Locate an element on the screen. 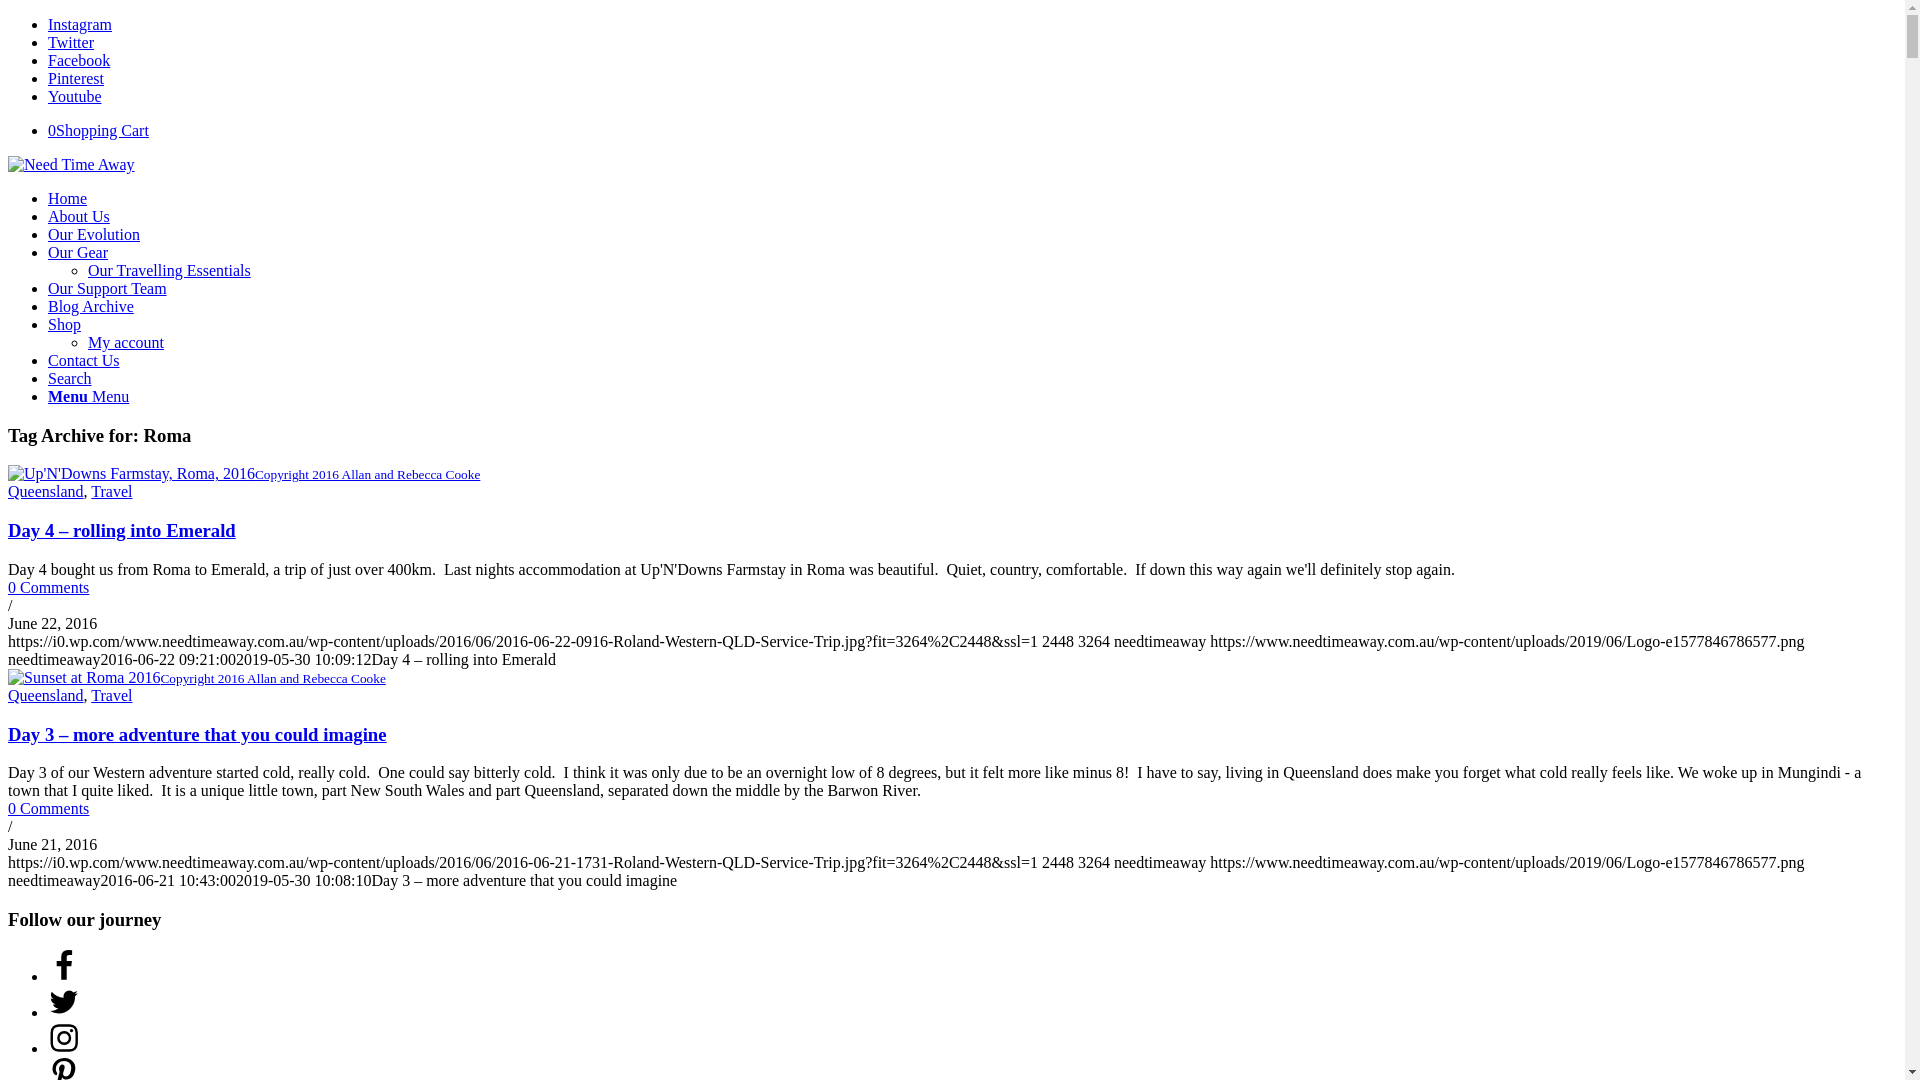  'About Us' is located at coordinates (78, 216).